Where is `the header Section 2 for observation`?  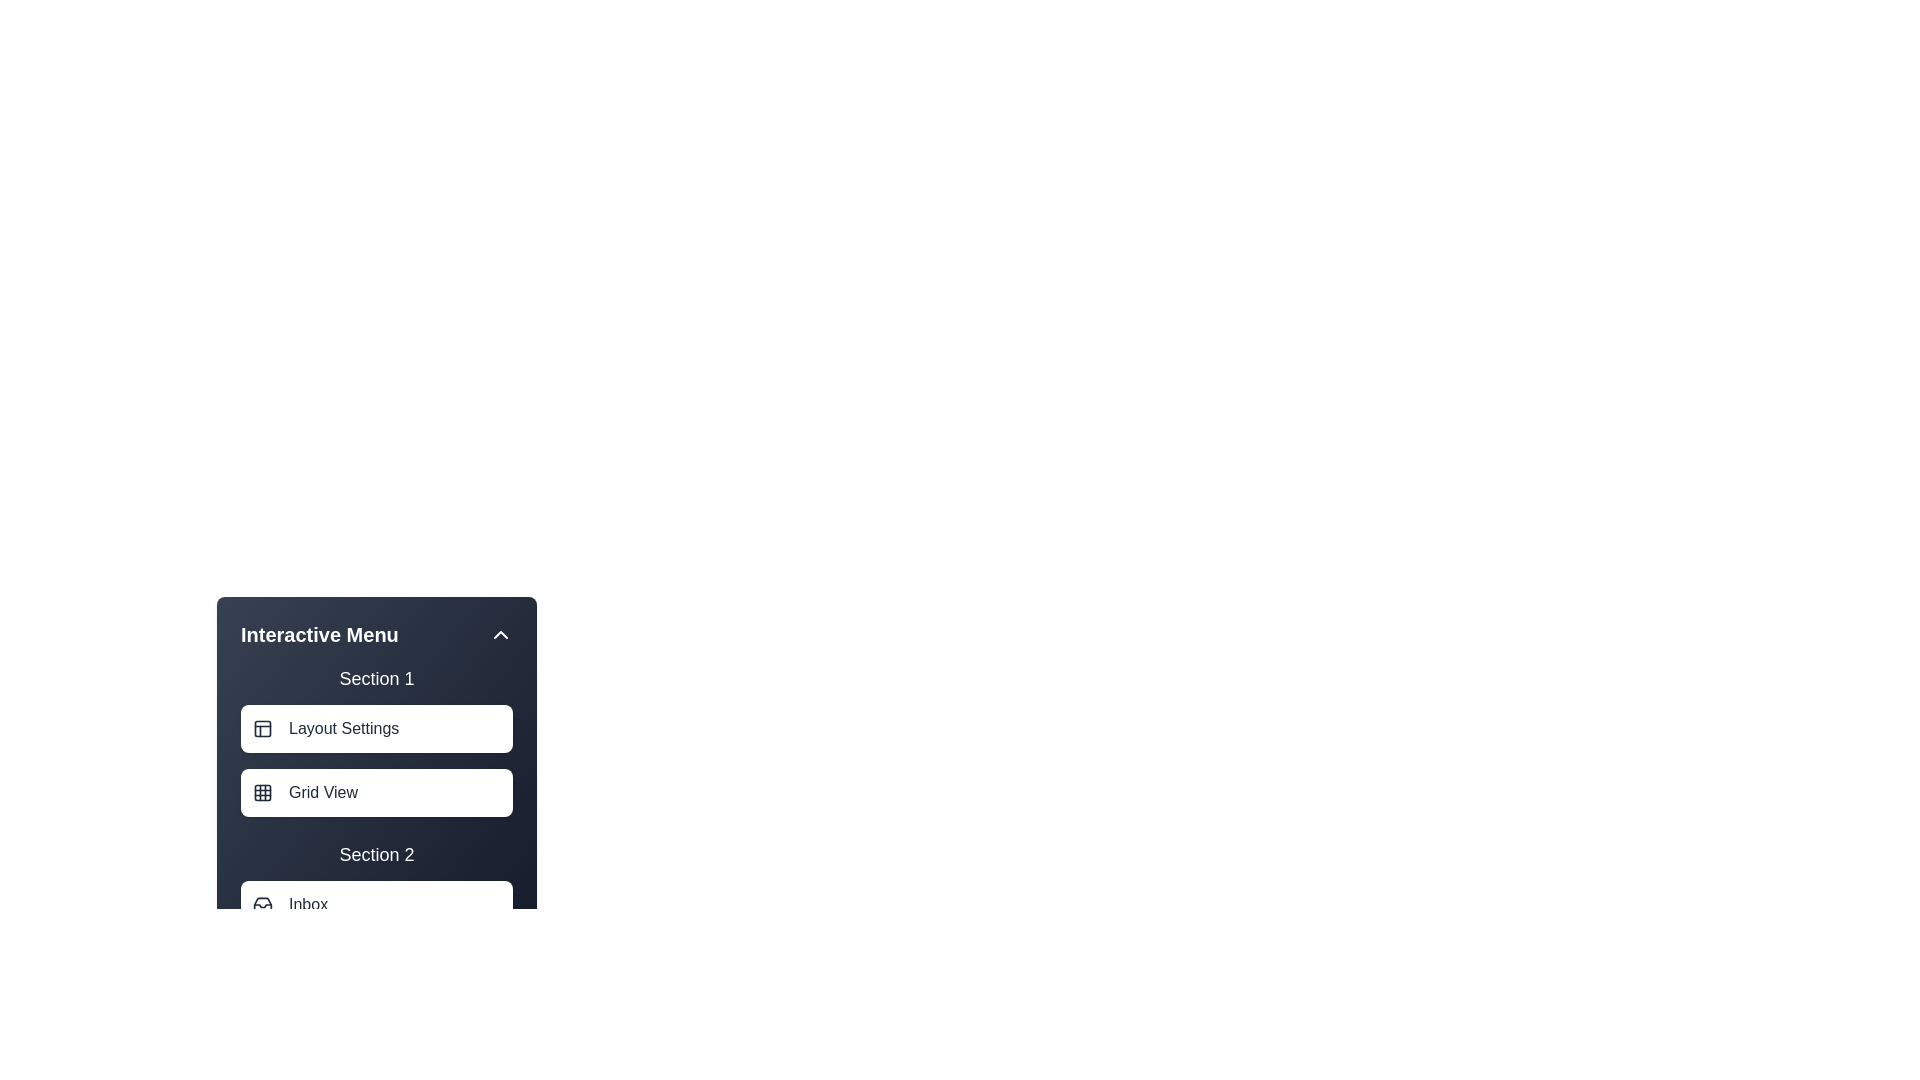
the header Section 2 for observation is located at coordinates (377, 855).